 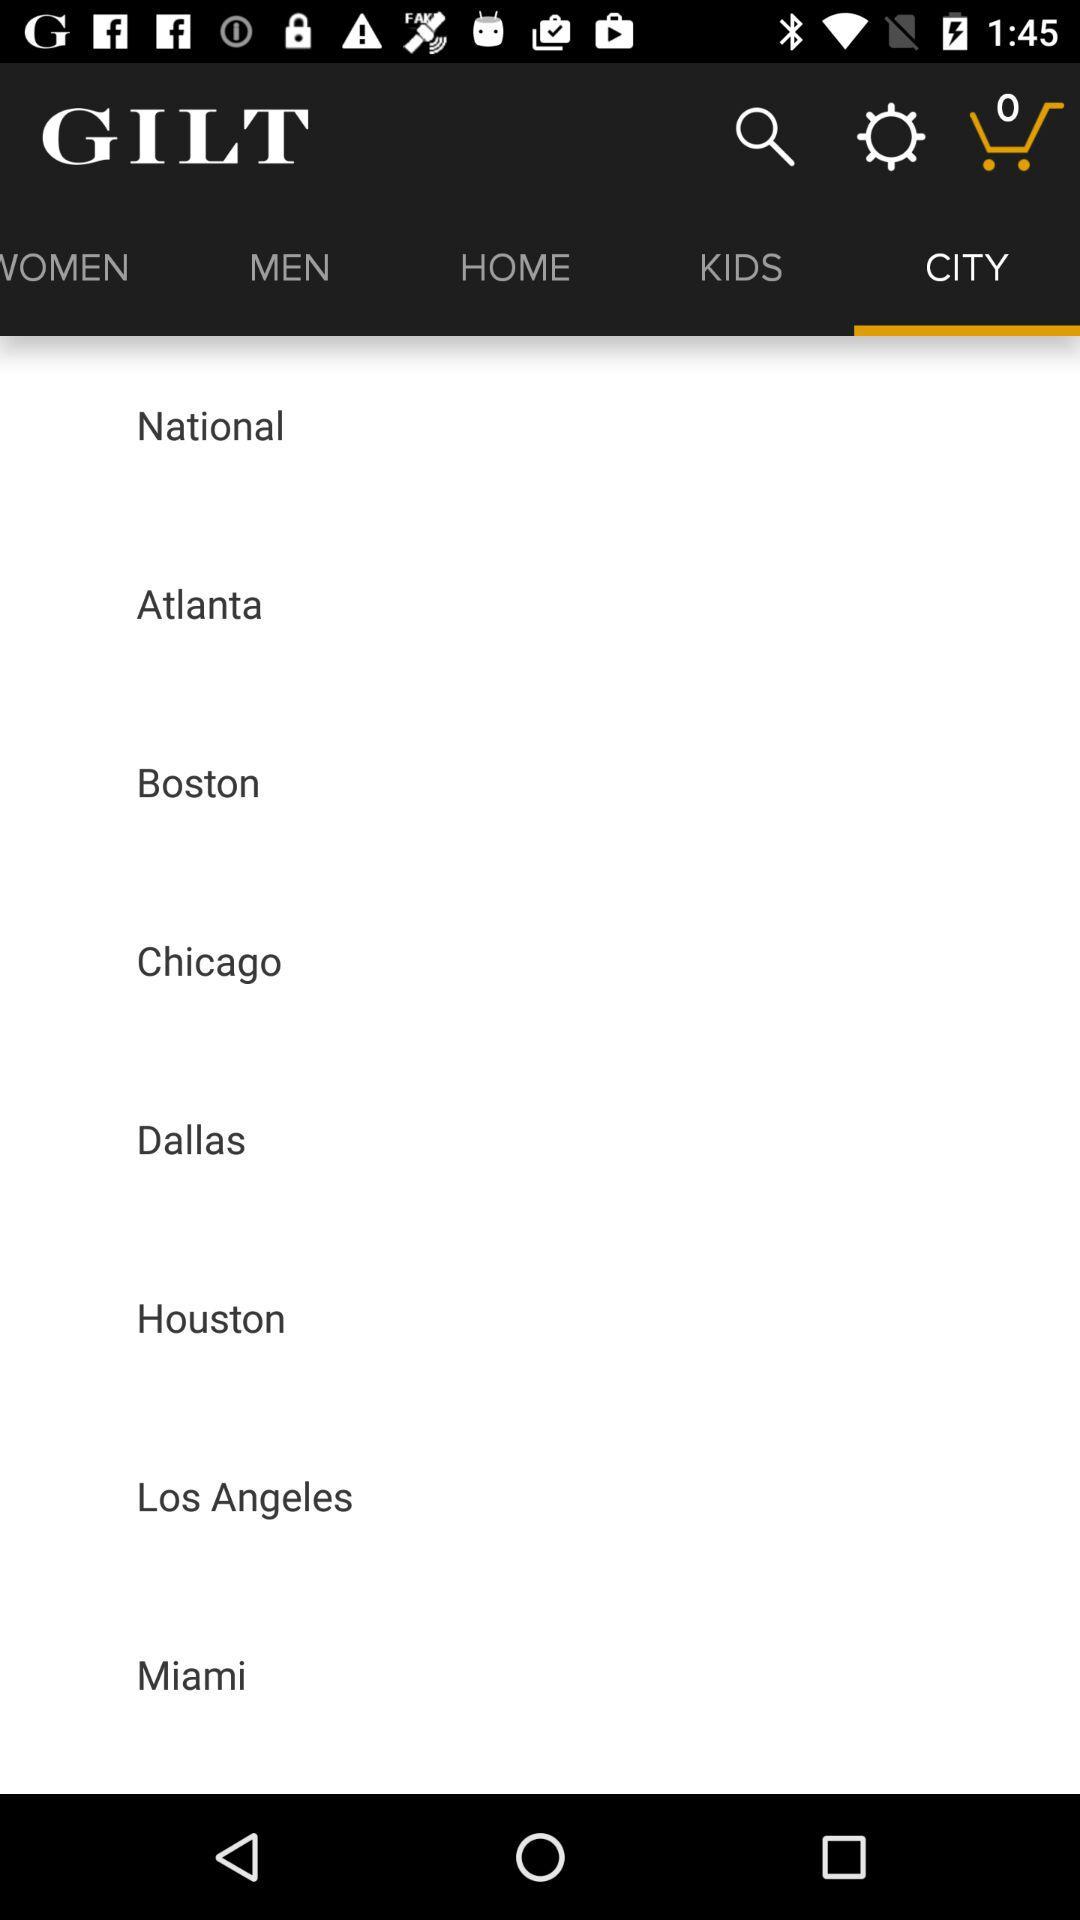 I want to click on the item above the atlanta icon, so click(x=210, y=423).